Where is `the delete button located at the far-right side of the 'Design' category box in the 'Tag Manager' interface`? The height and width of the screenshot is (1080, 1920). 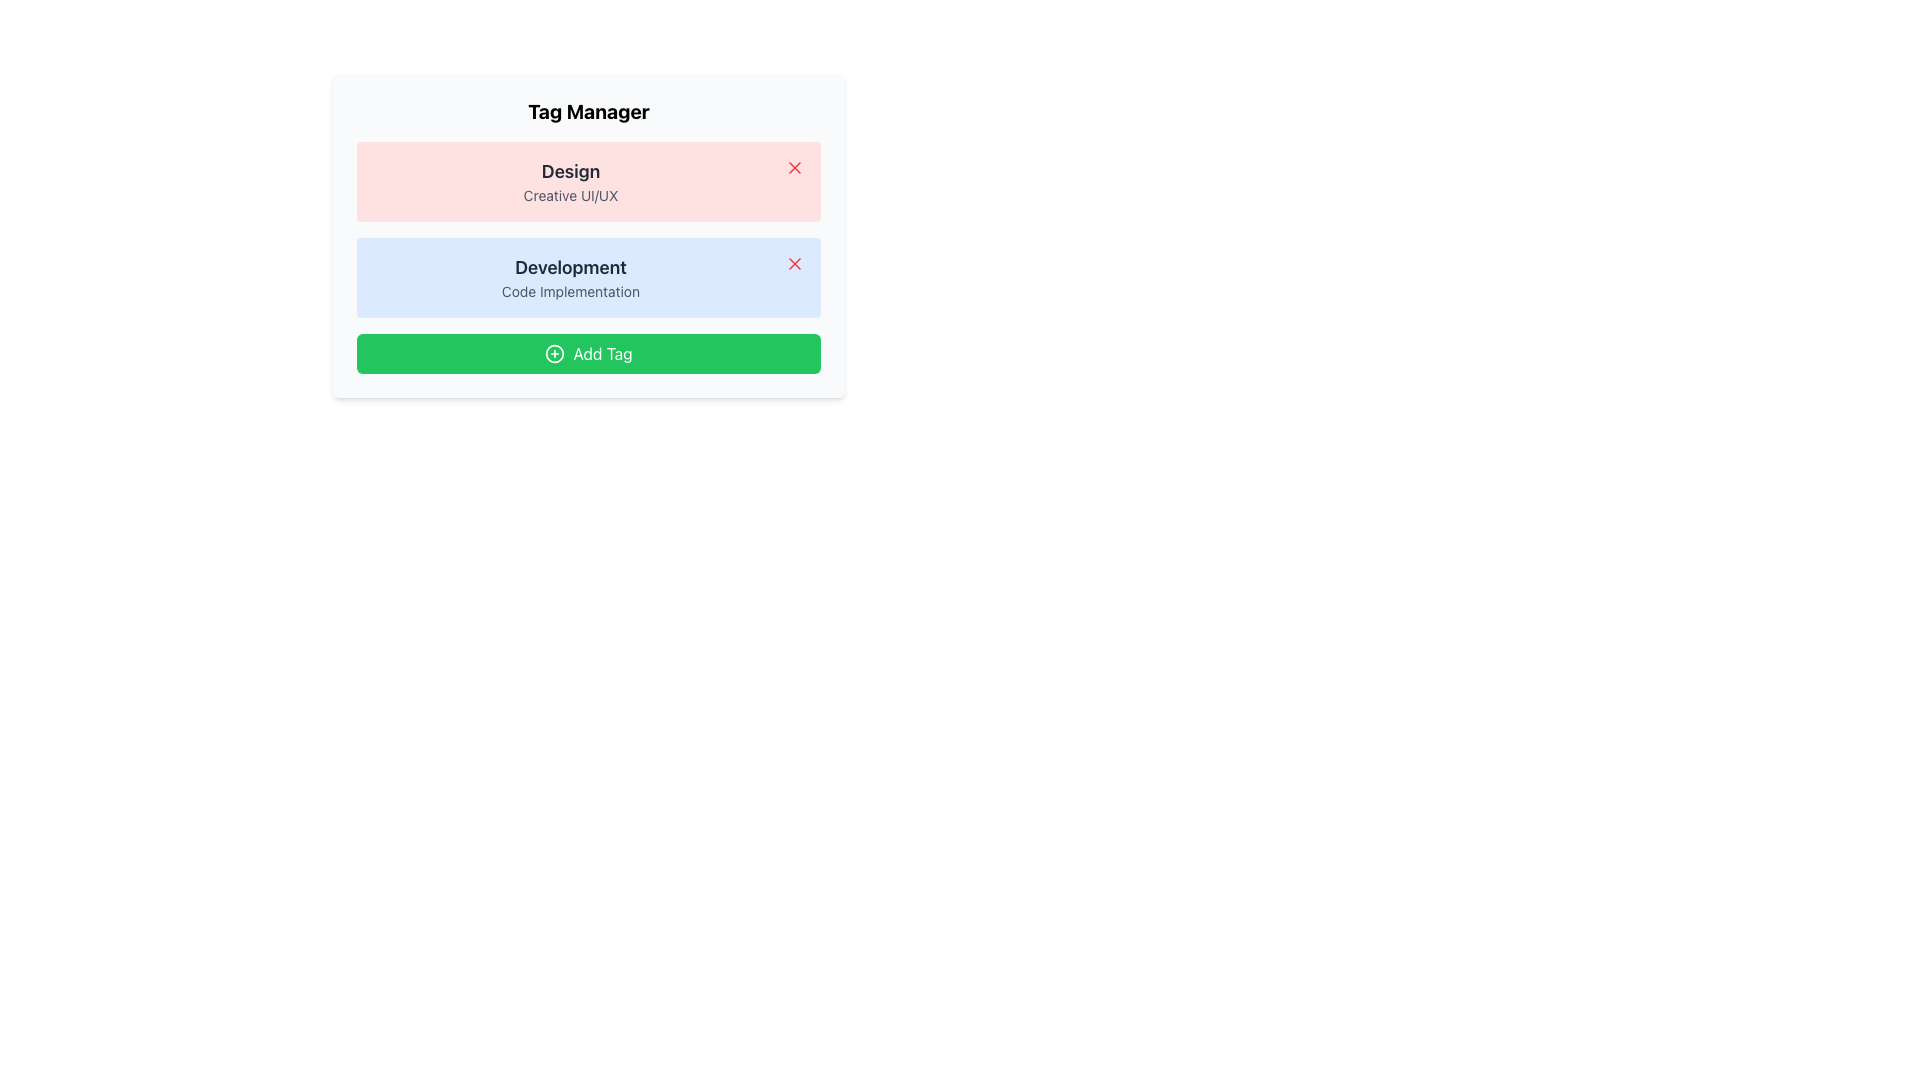 the delete button located at the far-right side of the 'Design' category box in the 'Tag Manager' interface is located at coordinates (794, 167).